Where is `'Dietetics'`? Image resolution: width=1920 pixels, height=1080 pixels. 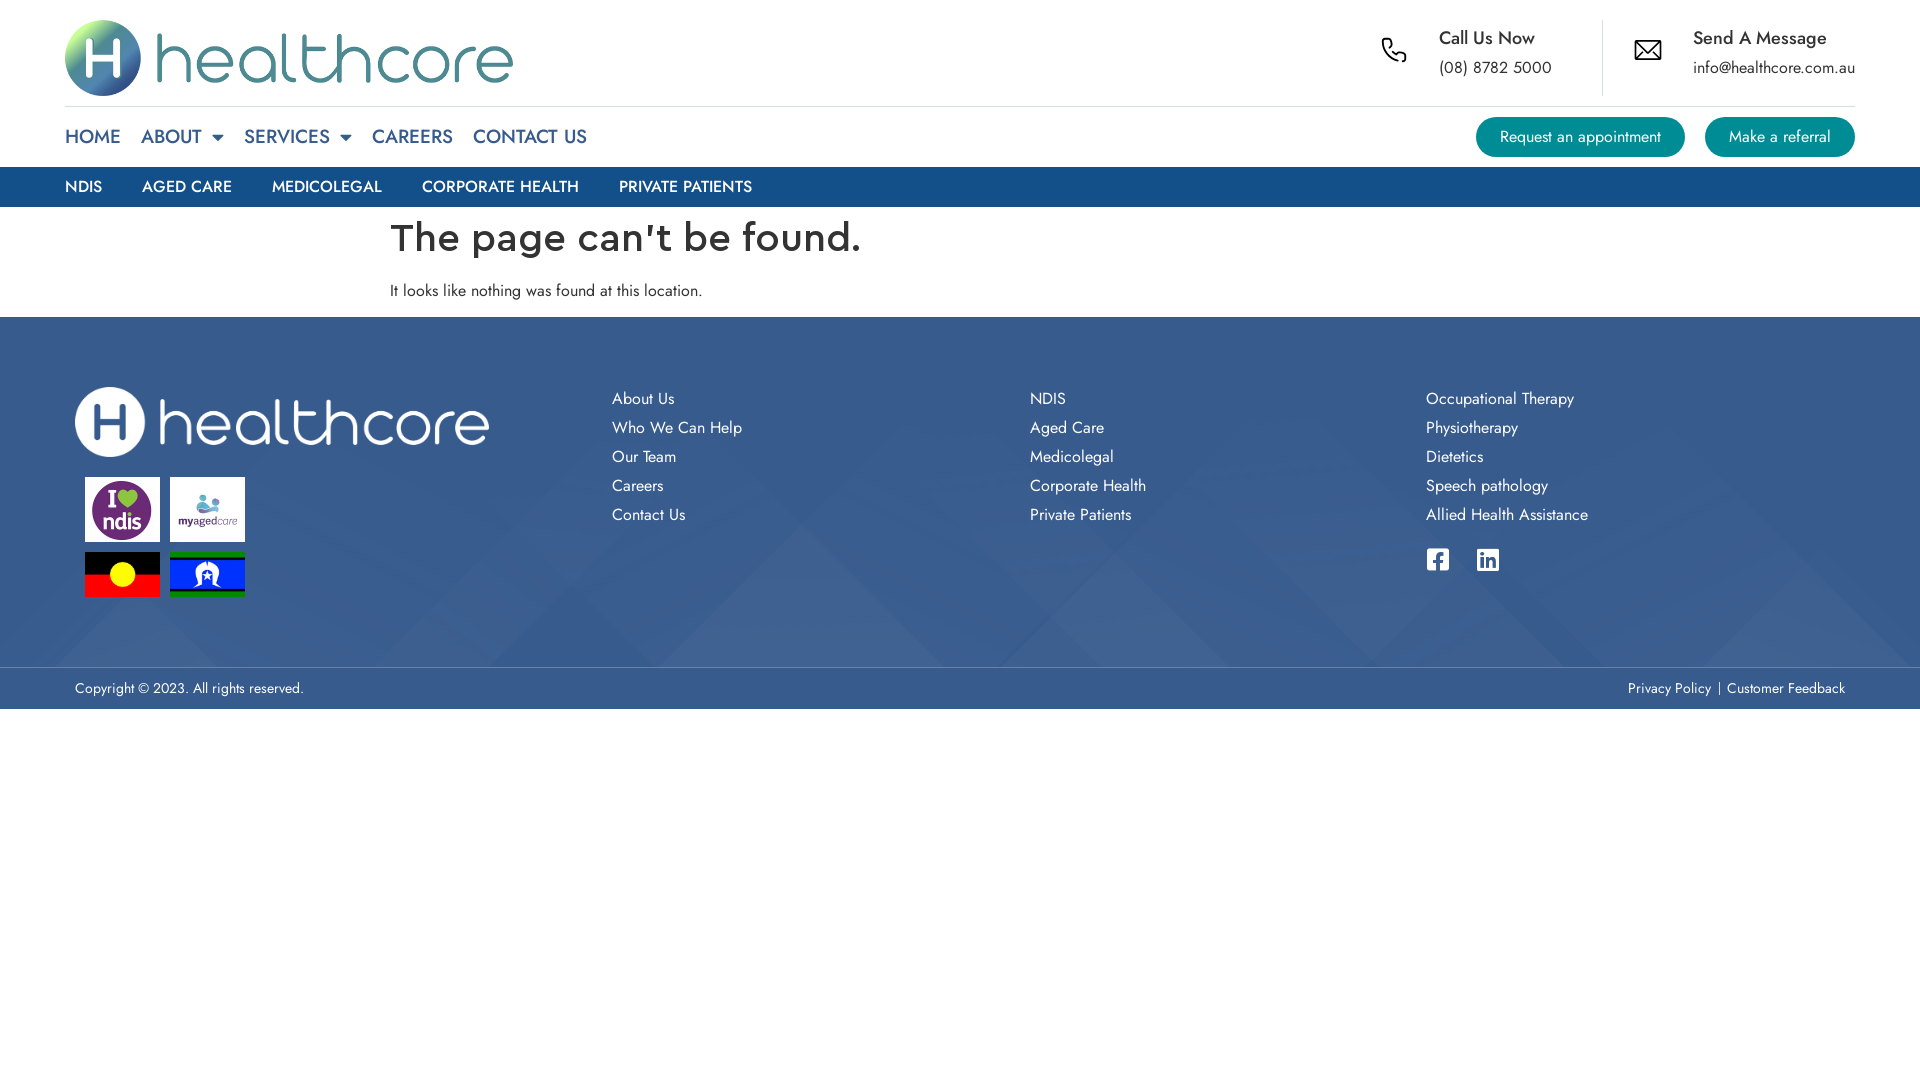 'Dietetics' is located at coordinates (1454, 456).